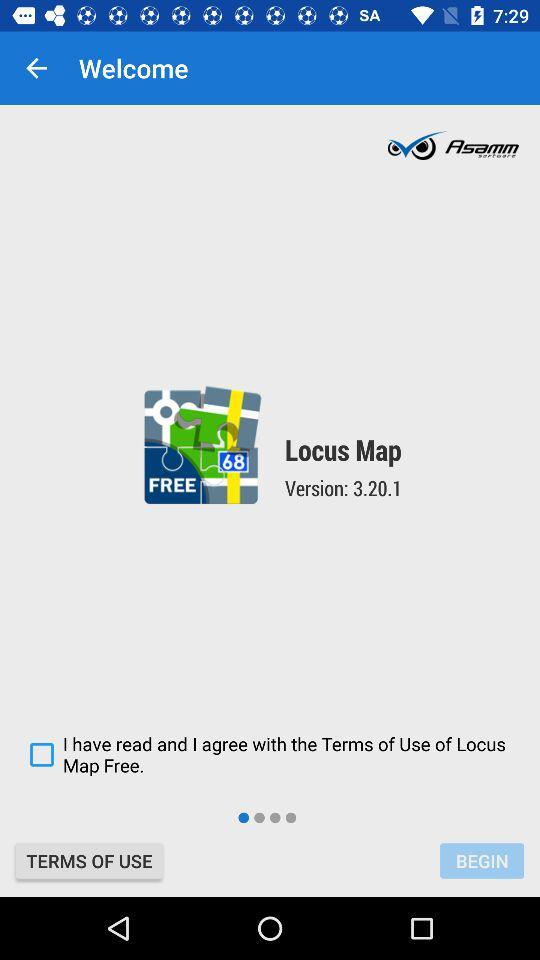 Image resolution: width=540 pixels, height=960 pixels. What do you see at coordinates (36, 68) in the screenshot?
I see `icon above the i have read icon` at bounding box center [36, 68].